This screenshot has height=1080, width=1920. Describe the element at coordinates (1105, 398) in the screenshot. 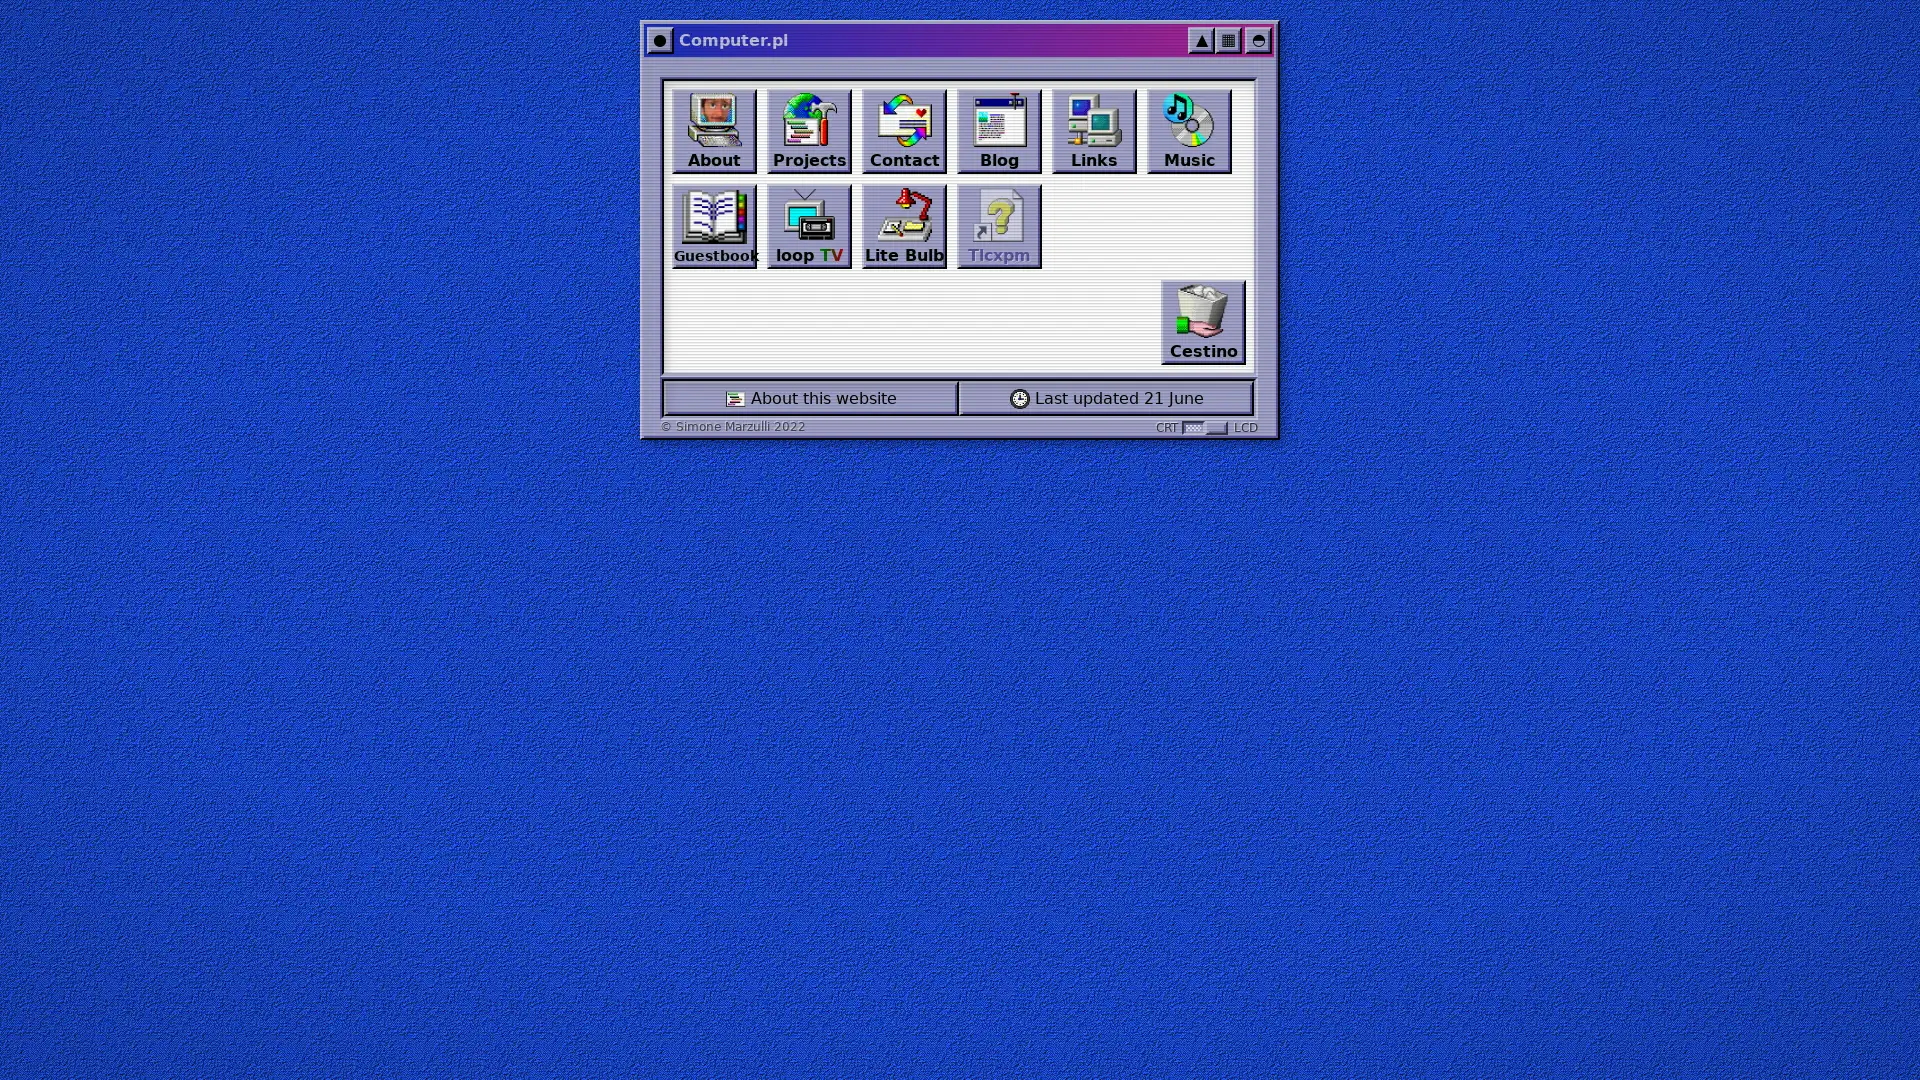

I see `clock Last updated 21 June` at that location.